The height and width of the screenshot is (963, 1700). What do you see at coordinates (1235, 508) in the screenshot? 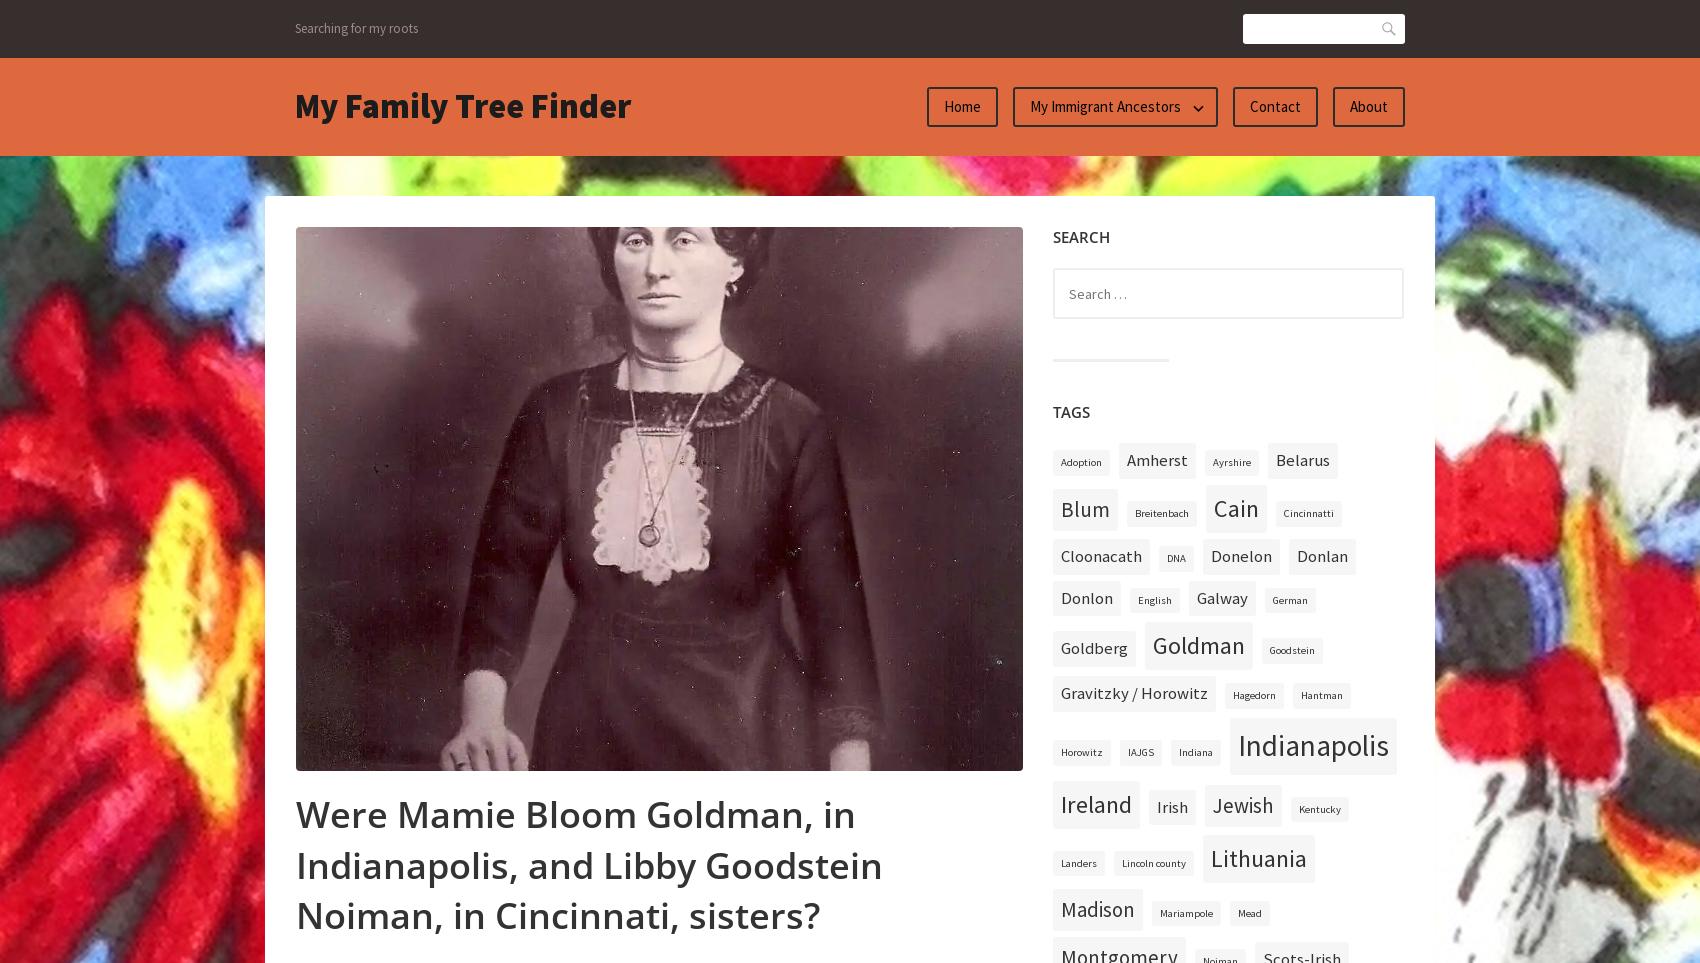
I see `'Cain'` at bounding box center [1235, 508].